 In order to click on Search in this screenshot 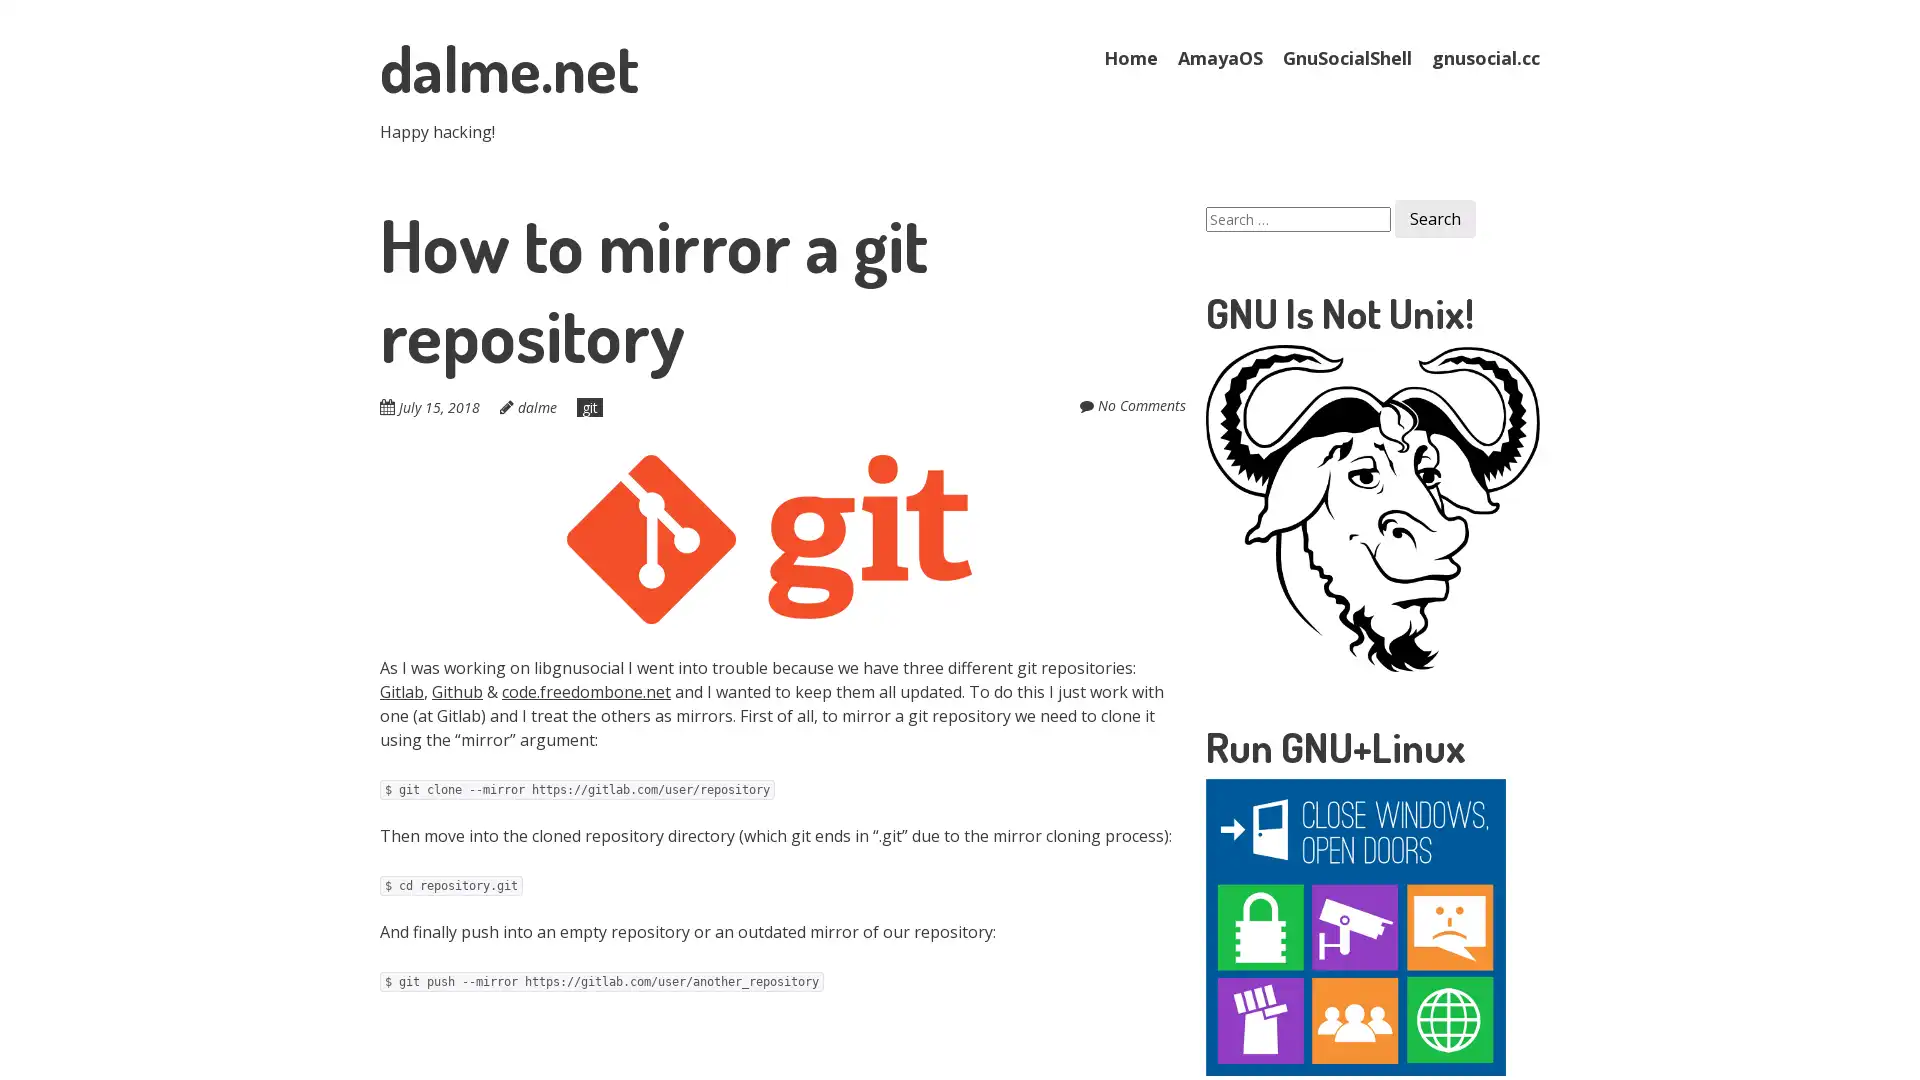, I will do `click(1434, 219)`.